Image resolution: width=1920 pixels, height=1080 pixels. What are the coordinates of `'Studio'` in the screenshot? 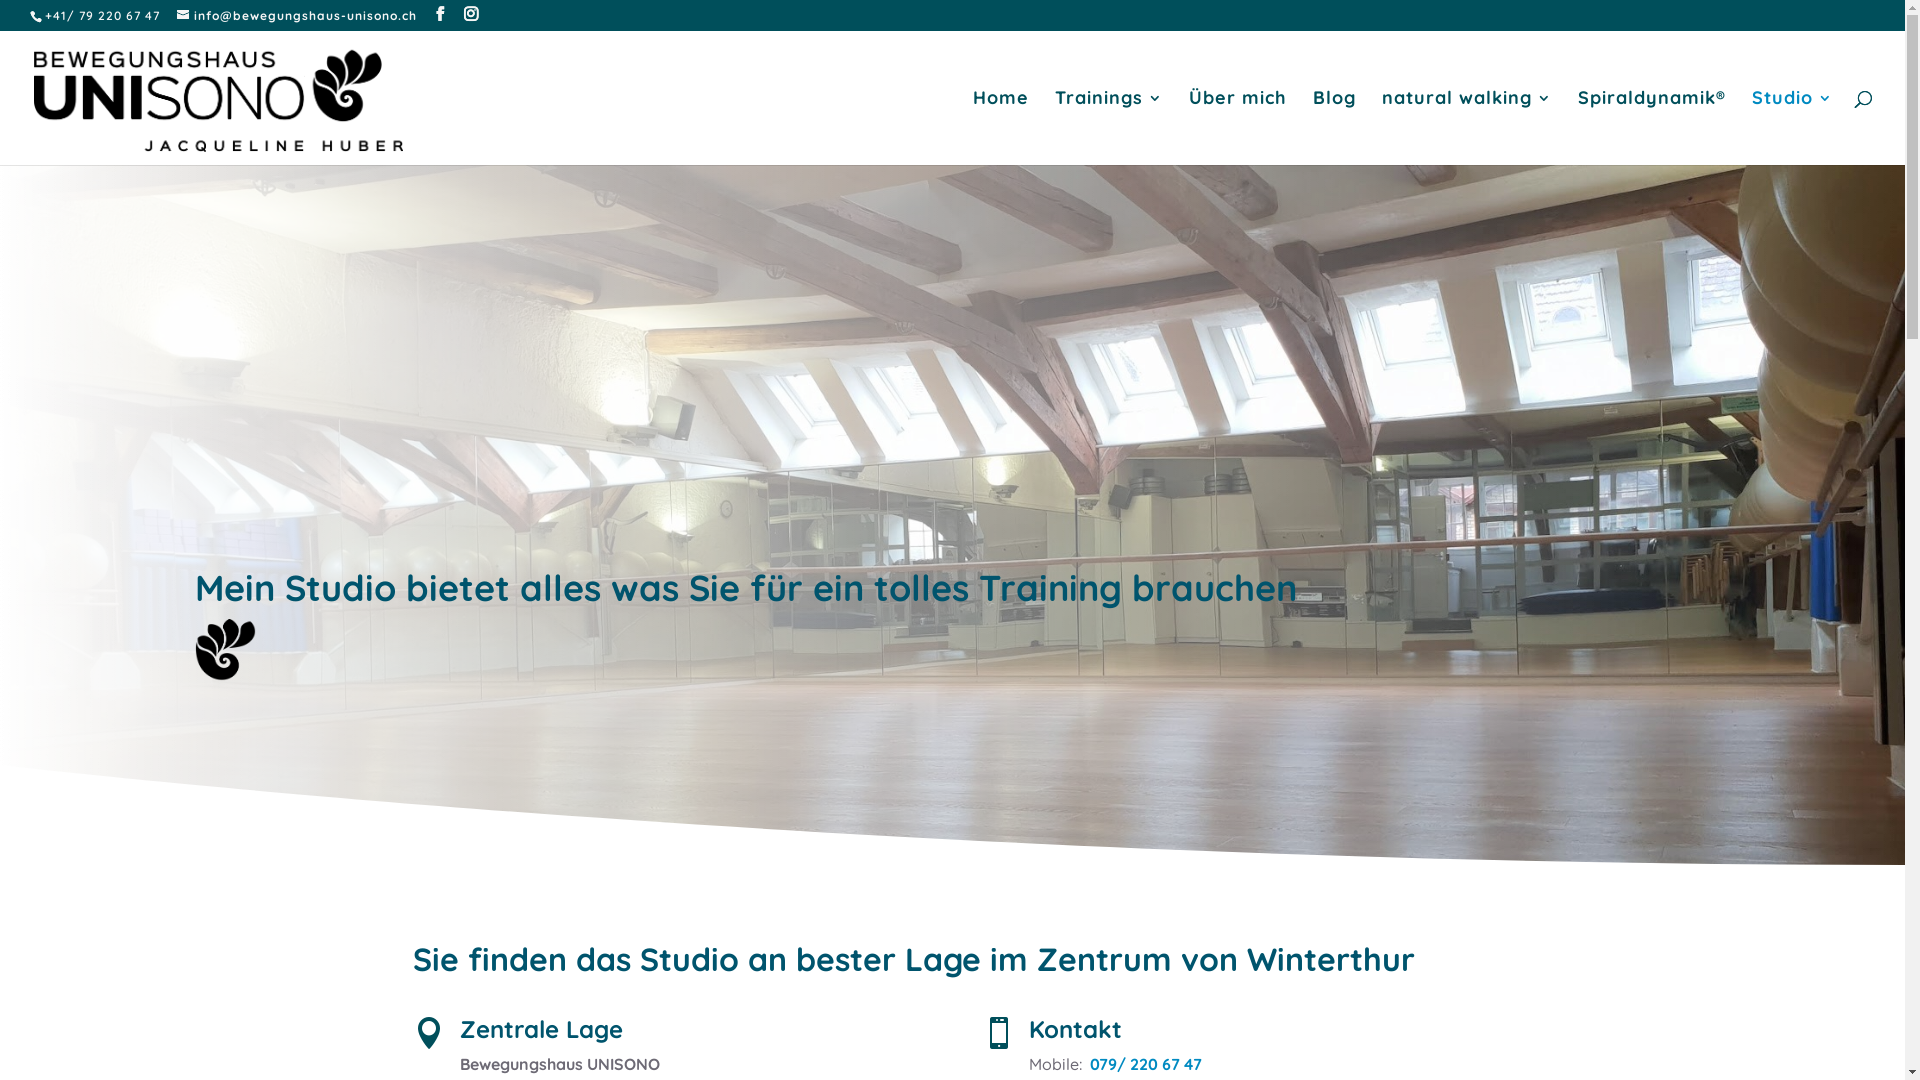 It's located at (1792, 127).